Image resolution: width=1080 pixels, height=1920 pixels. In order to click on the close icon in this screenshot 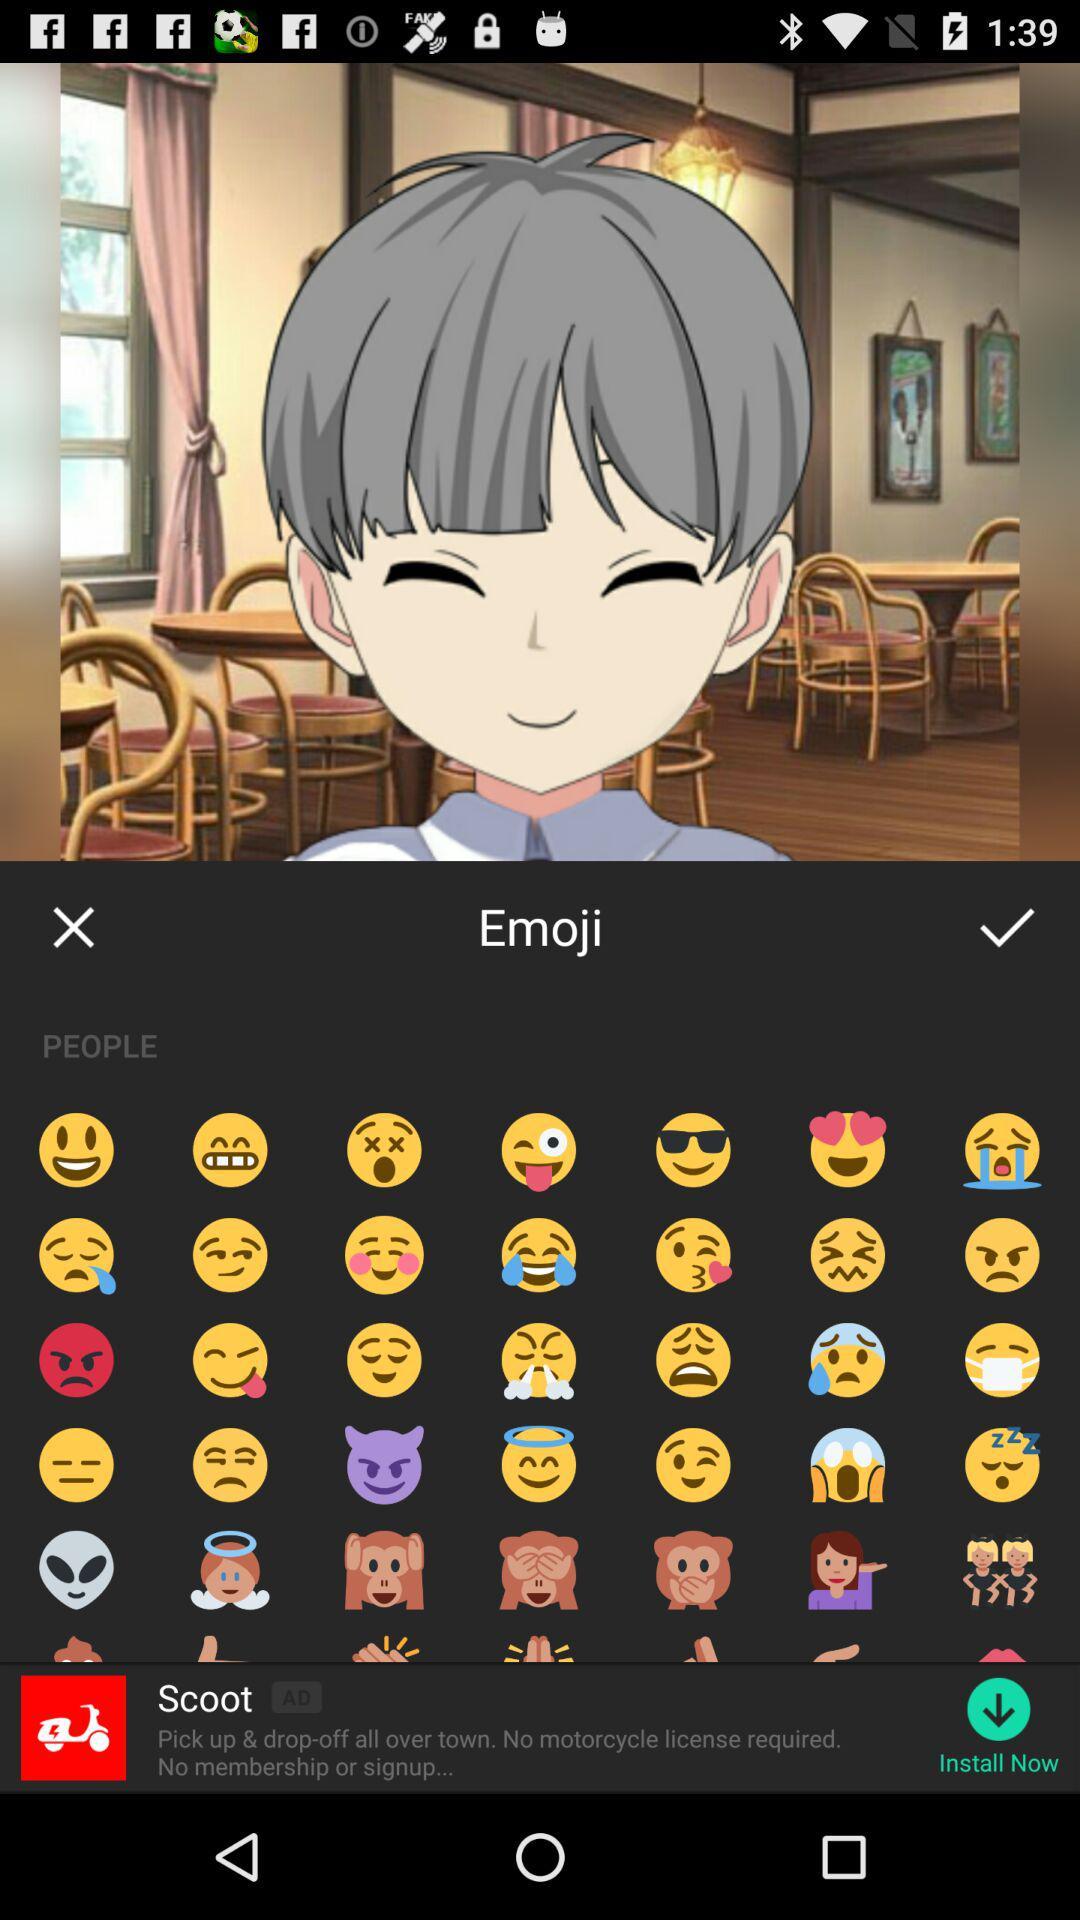, I will do `click(72, 991)`.